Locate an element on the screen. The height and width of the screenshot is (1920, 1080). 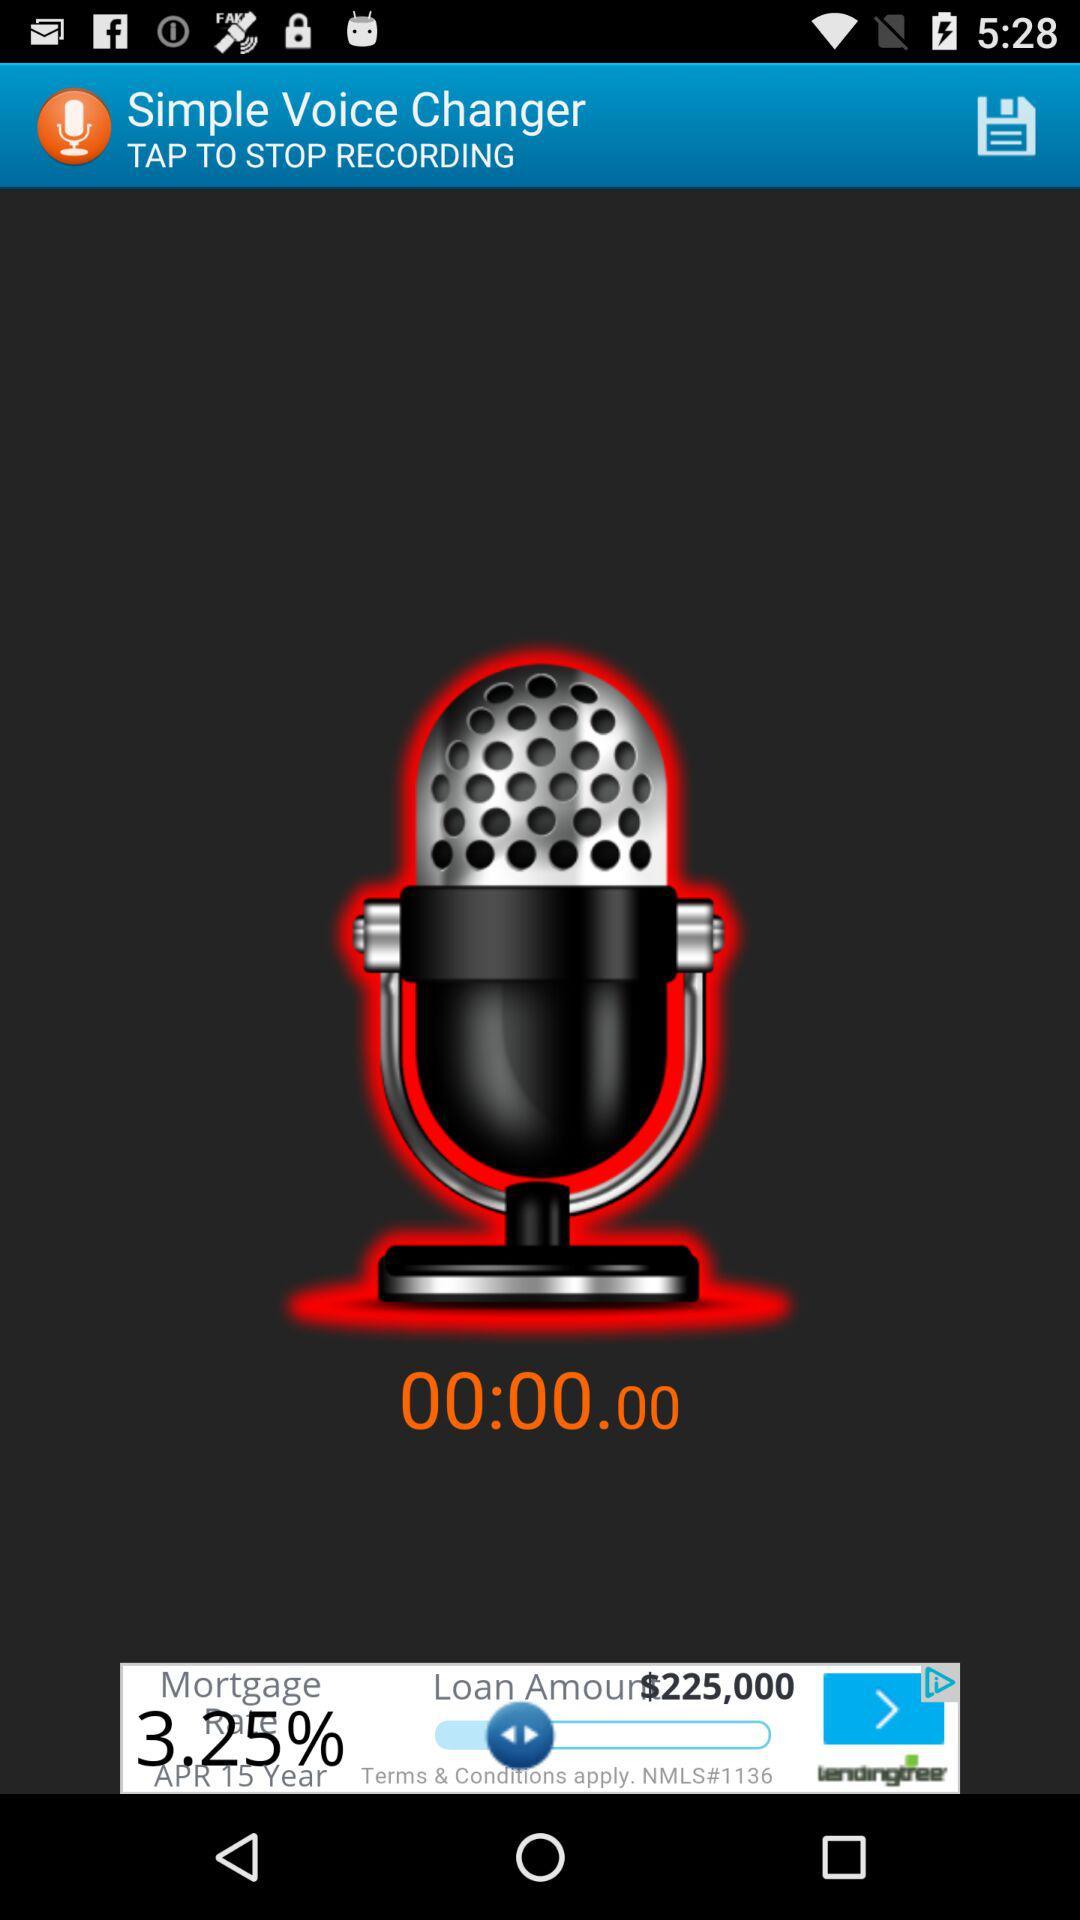
fair ward is located at coordinates (540, 1727).